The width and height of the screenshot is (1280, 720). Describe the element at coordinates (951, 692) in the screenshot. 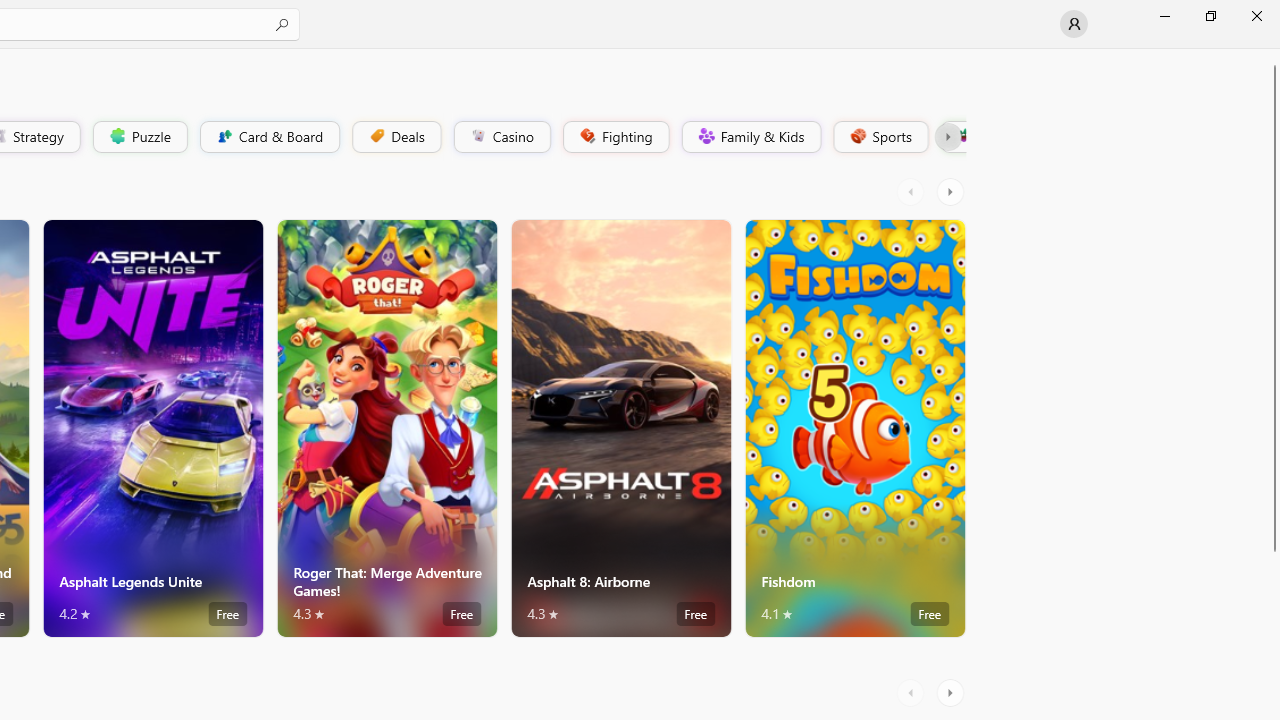

I see `'AutomationID: RightScrollButton'` at that location.